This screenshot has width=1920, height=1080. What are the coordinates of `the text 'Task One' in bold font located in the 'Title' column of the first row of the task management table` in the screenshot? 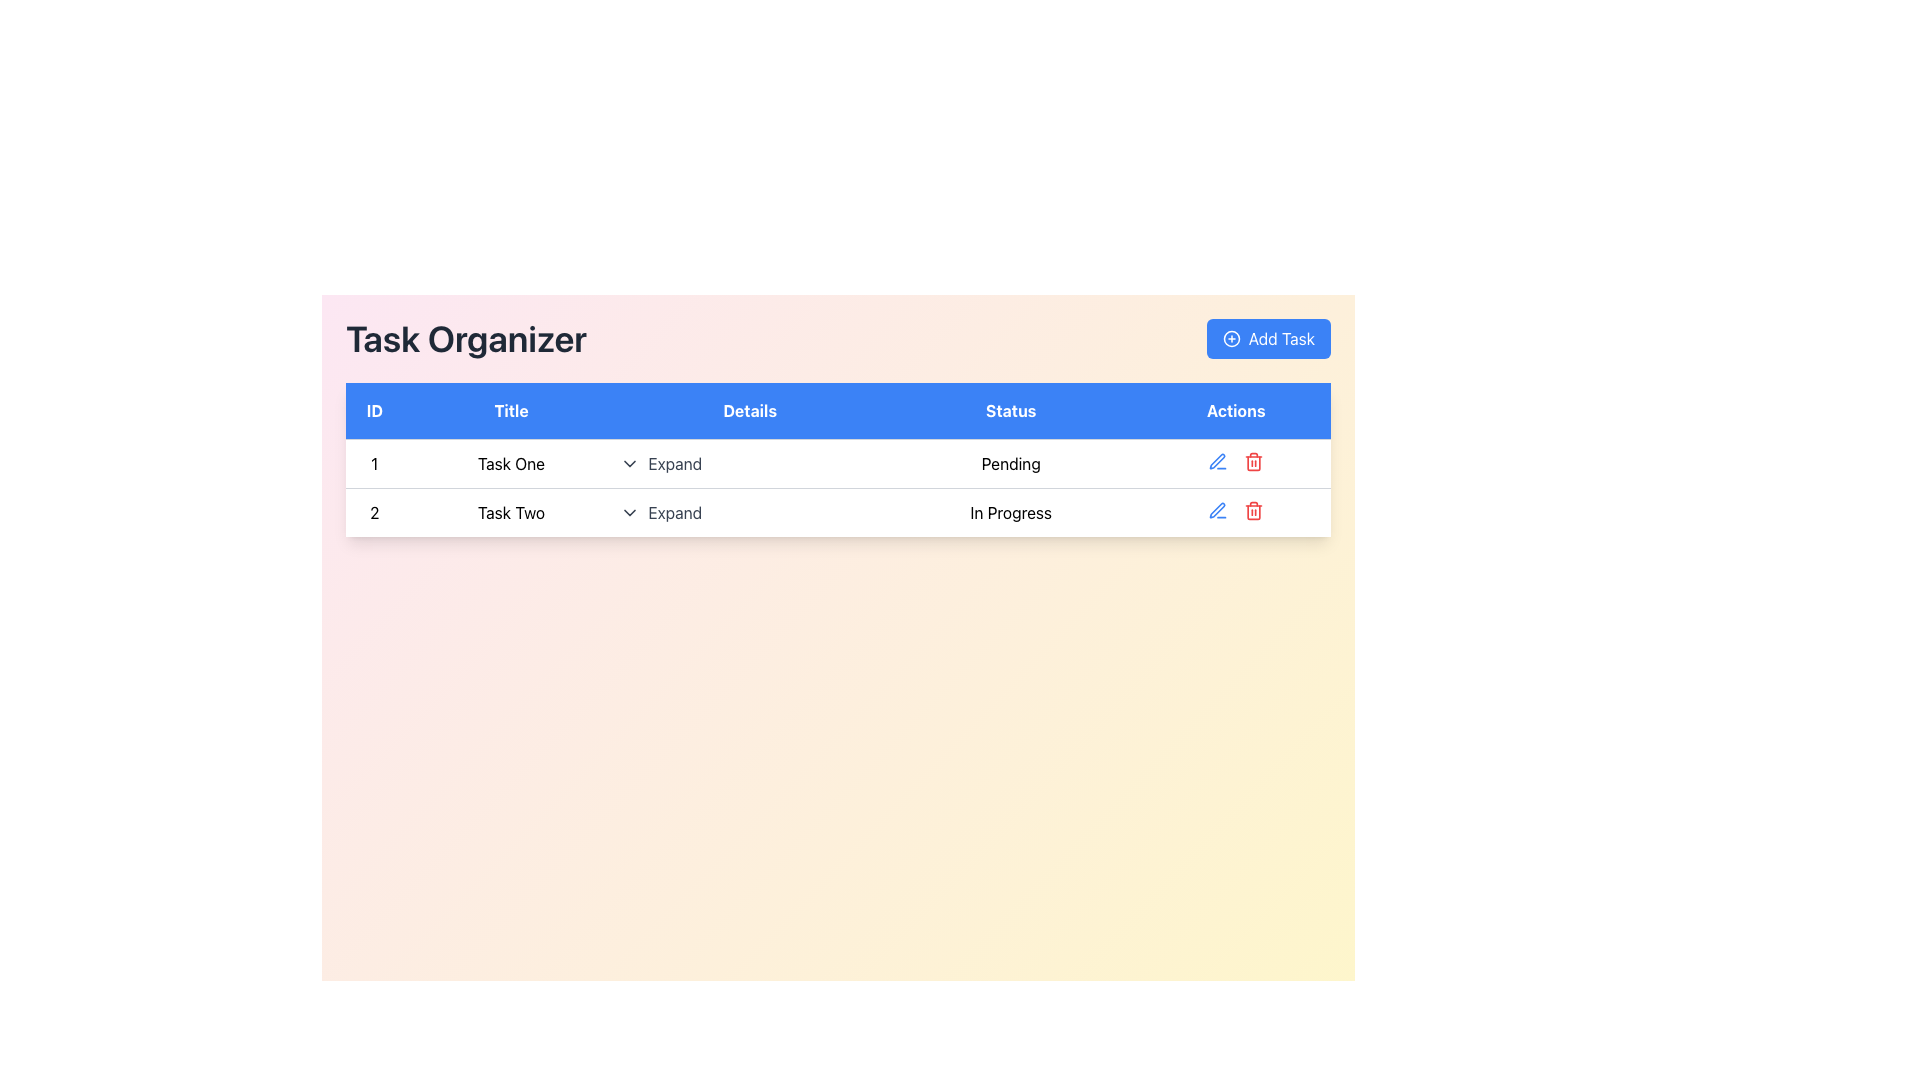 It's located at (511, 463).